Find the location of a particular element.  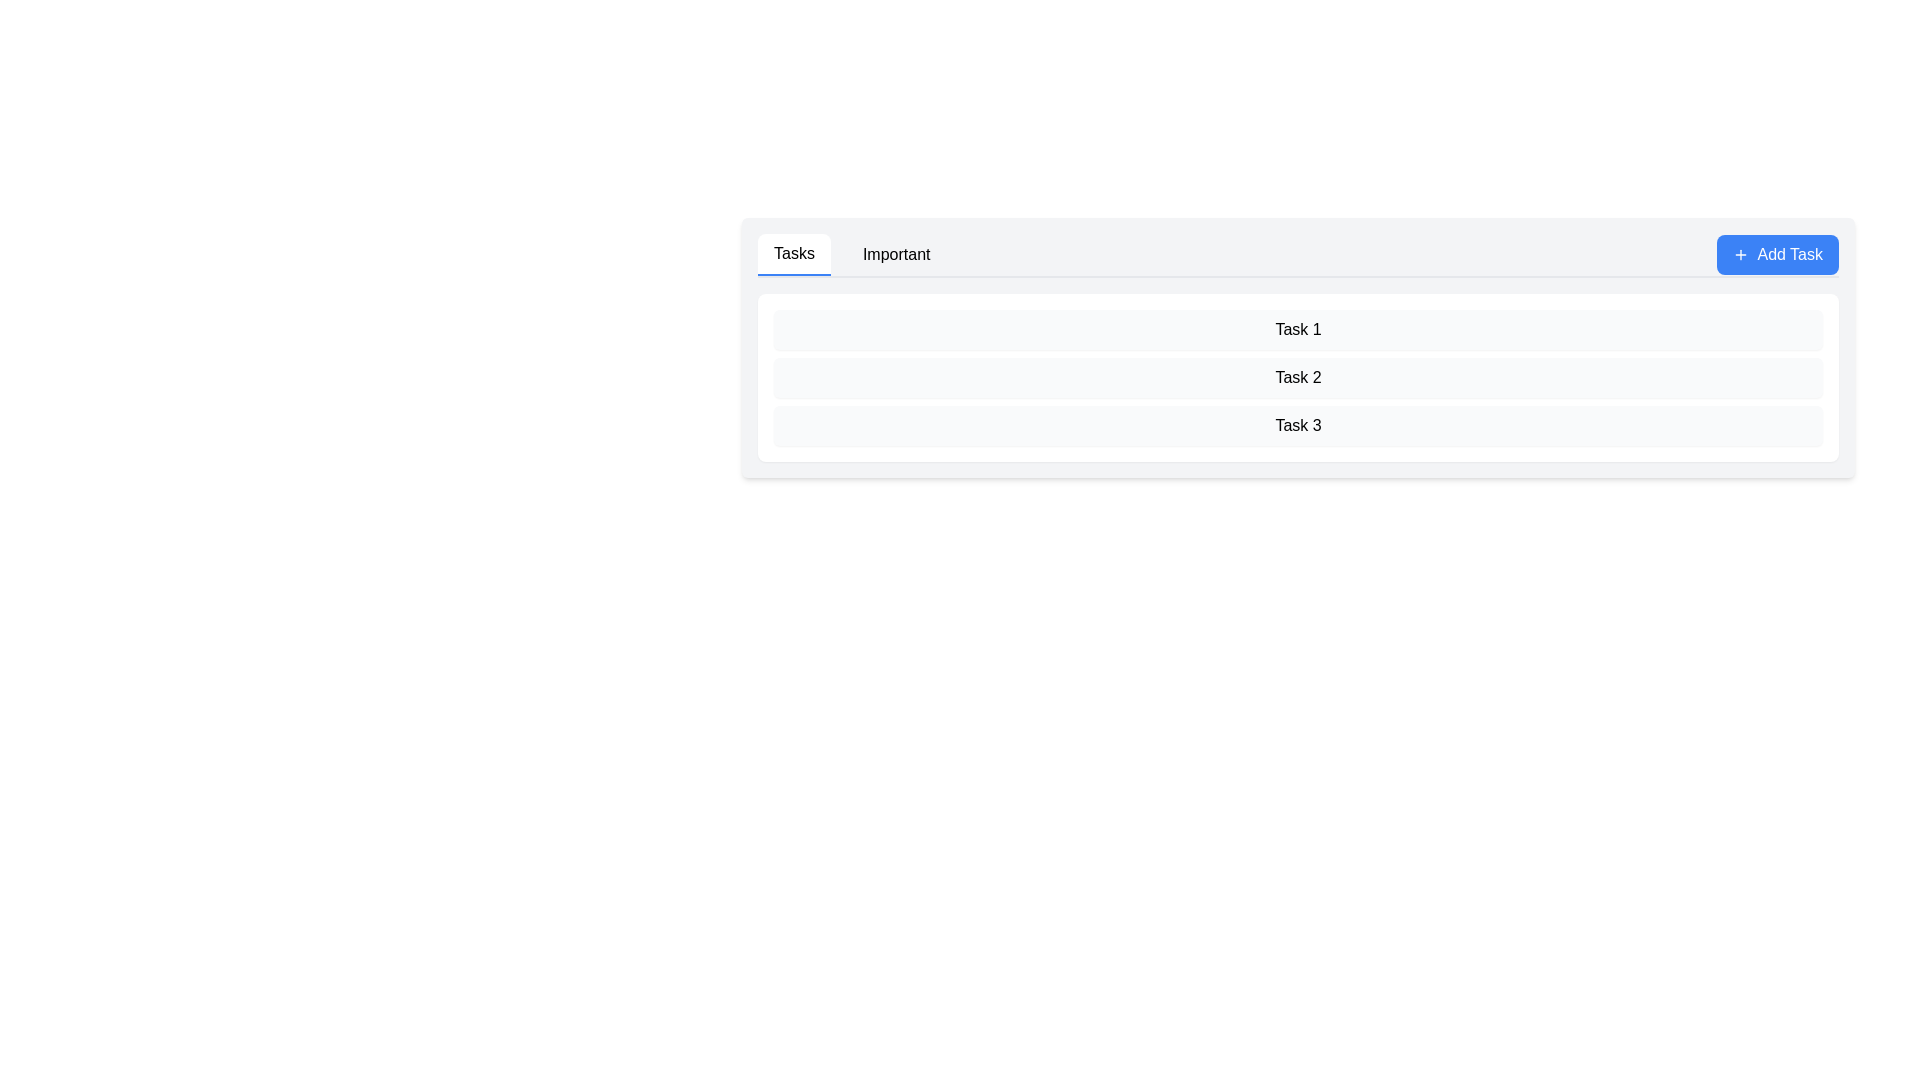

the 'Important' tab on the navigation control to switch to its corresponding section is located at coordinates (852, 253).